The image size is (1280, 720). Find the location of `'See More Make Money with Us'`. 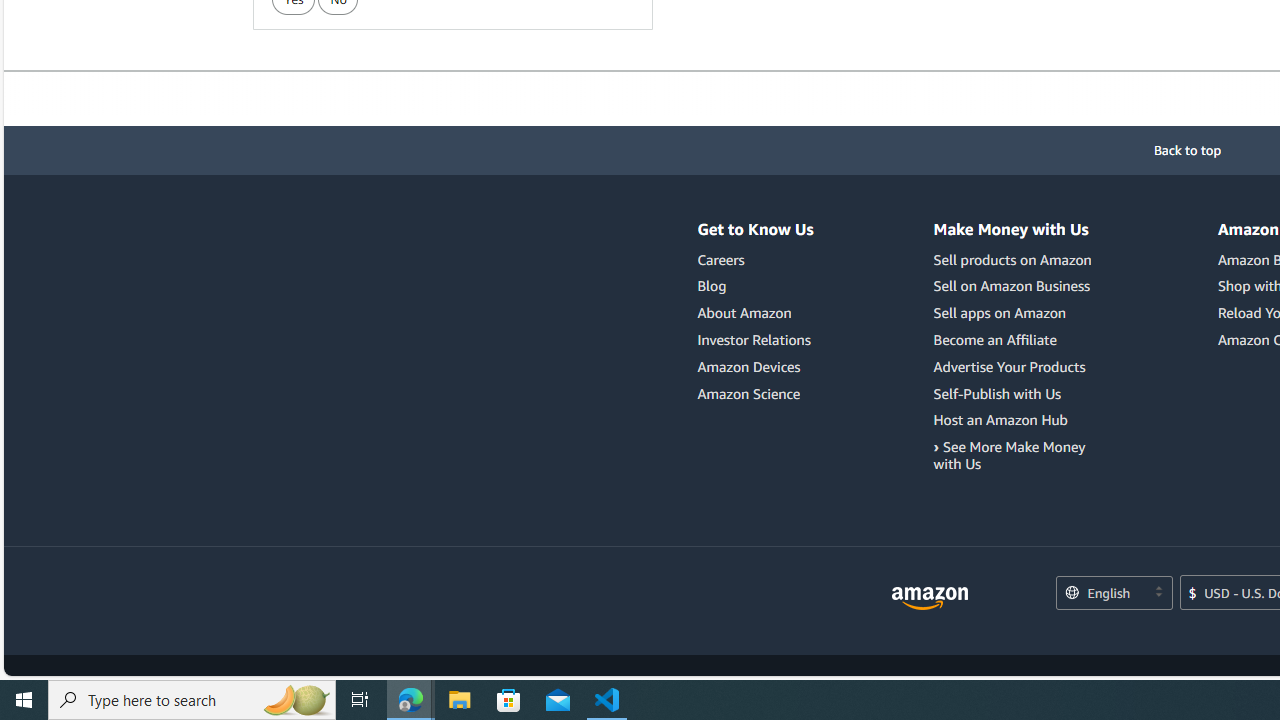

'See More Make Money with Us' is located at coordinates (1009, 455).